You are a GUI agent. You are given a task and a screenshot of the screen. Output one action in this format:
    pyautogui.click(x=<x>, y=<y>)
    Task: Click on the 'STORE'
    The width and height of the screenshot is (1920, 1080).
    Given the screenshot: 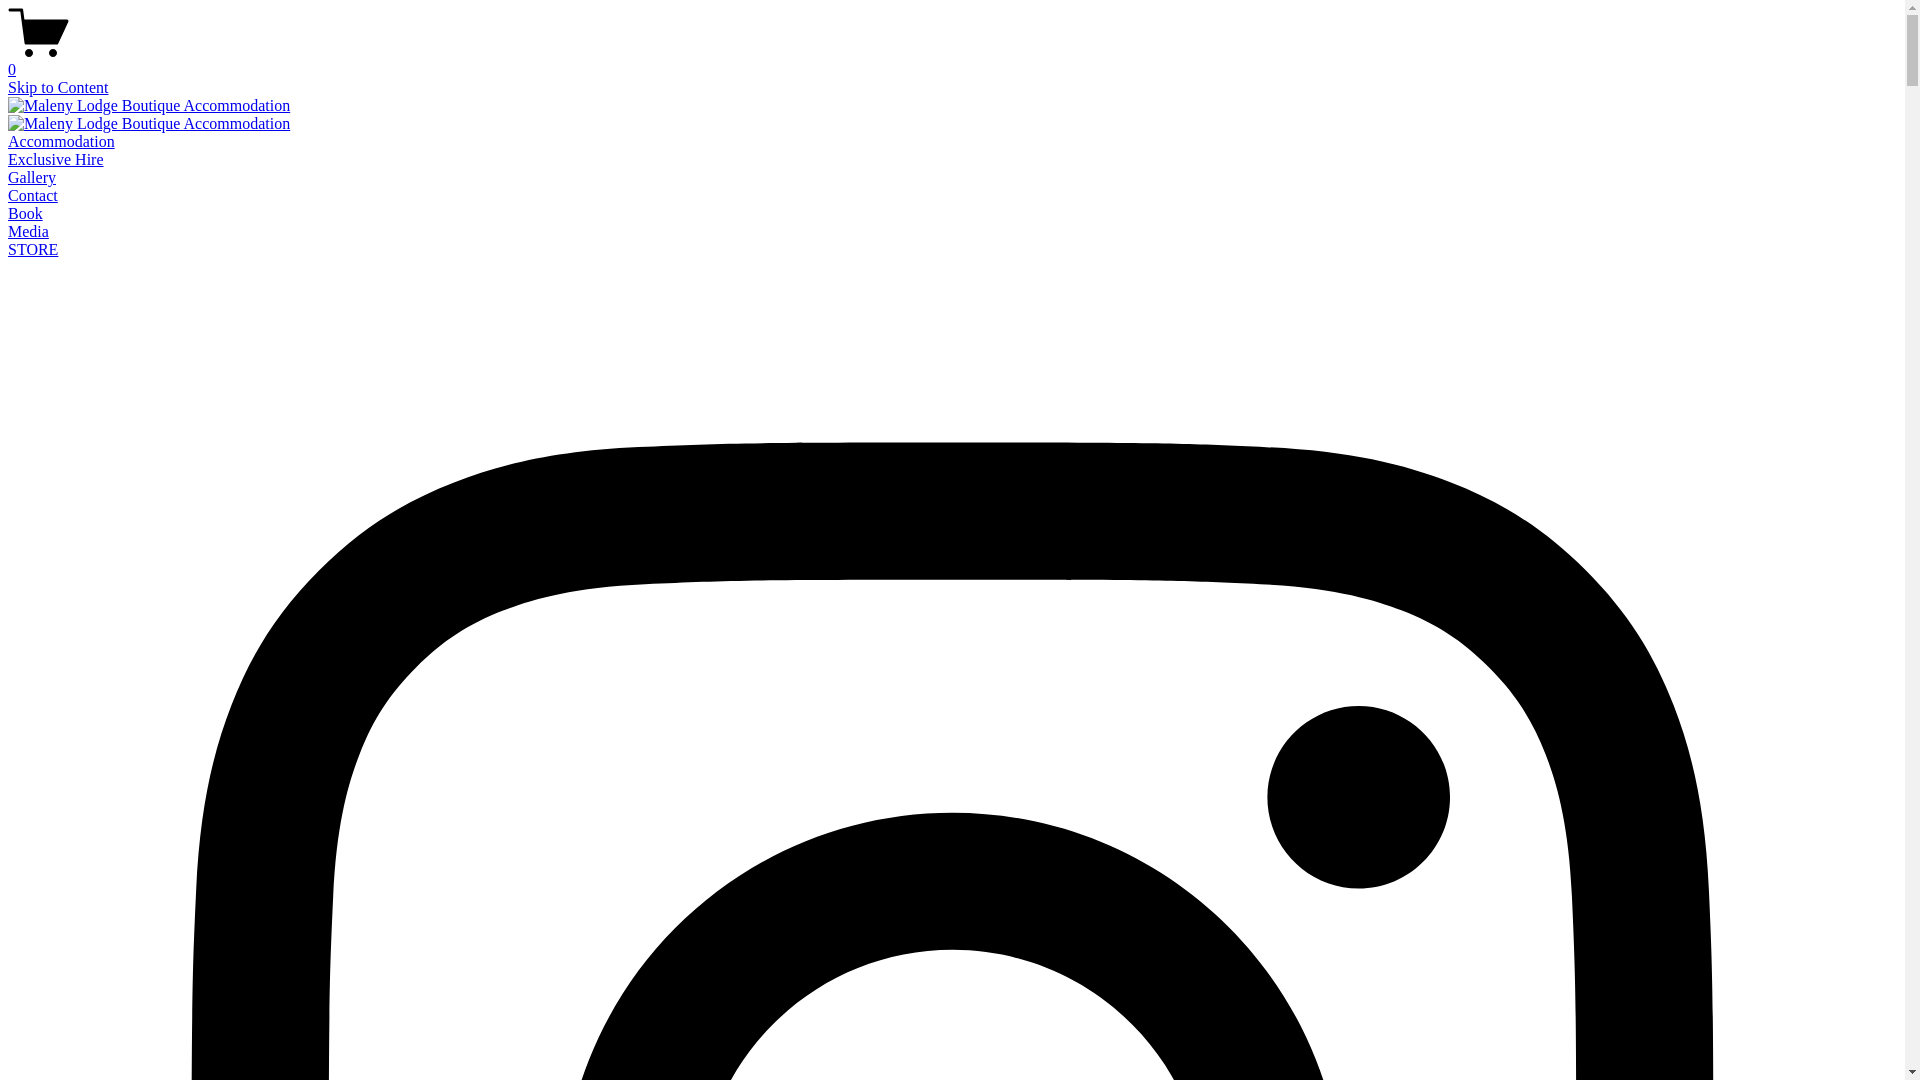 What is the action you would take?
    pyautogui.click(x=33, y=248)
    